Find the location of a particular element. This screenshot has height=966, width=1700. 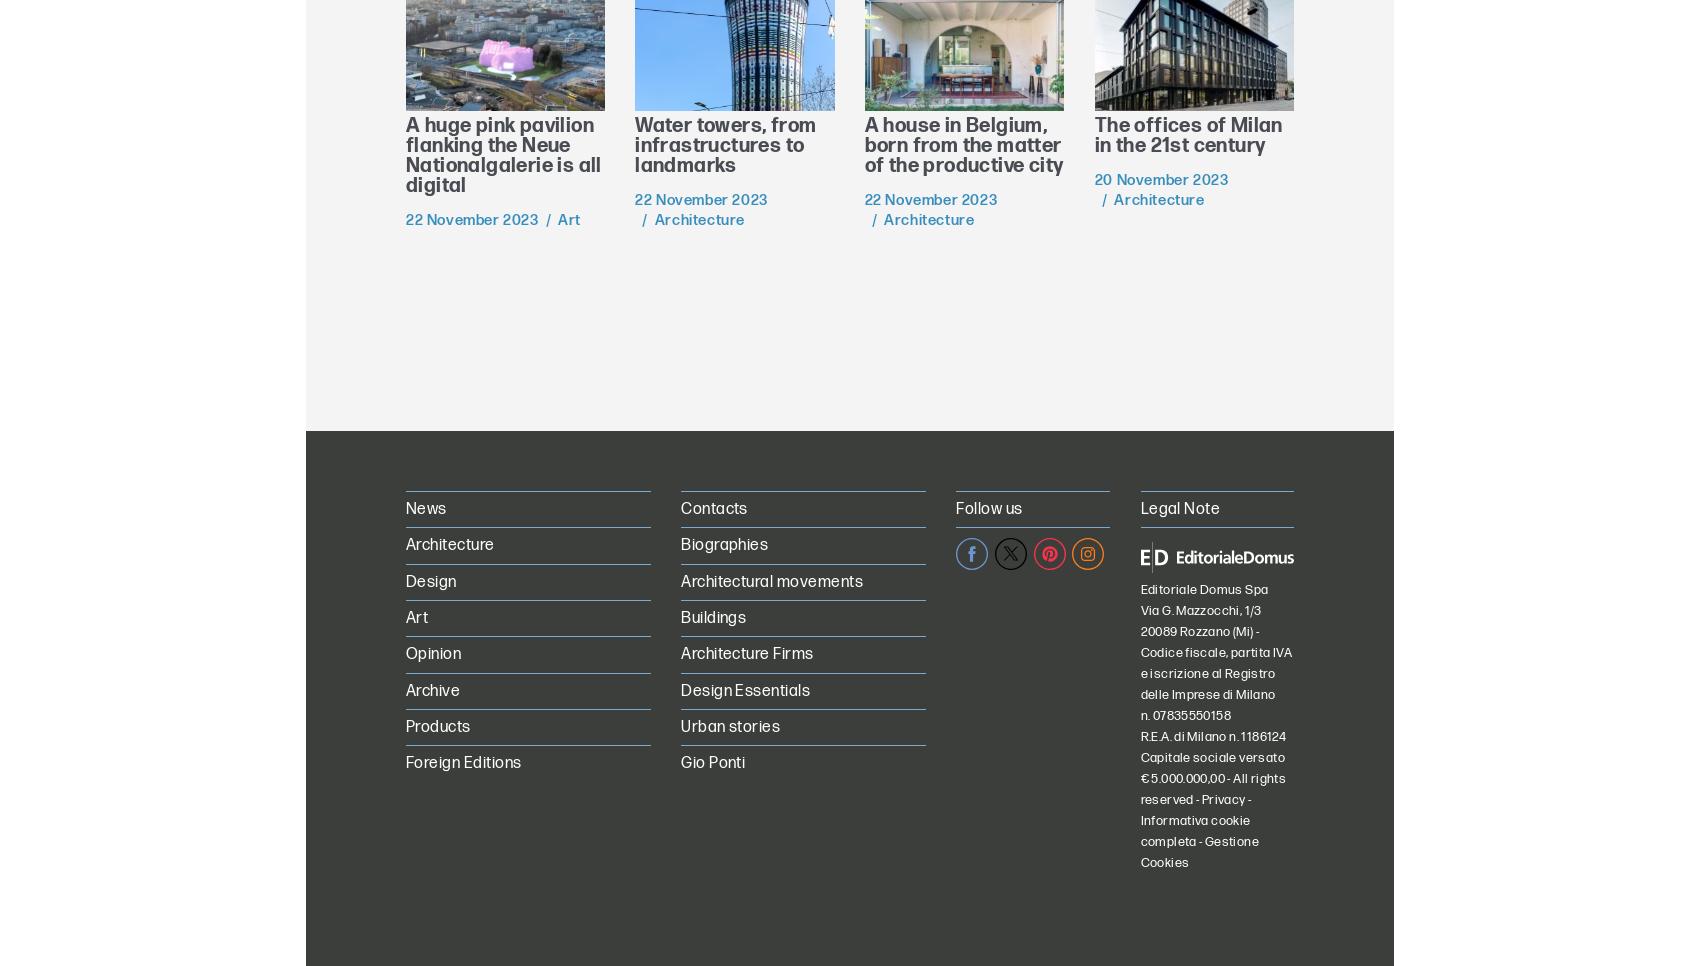

'20 November 2023' is located at coordinates (1160, 179).